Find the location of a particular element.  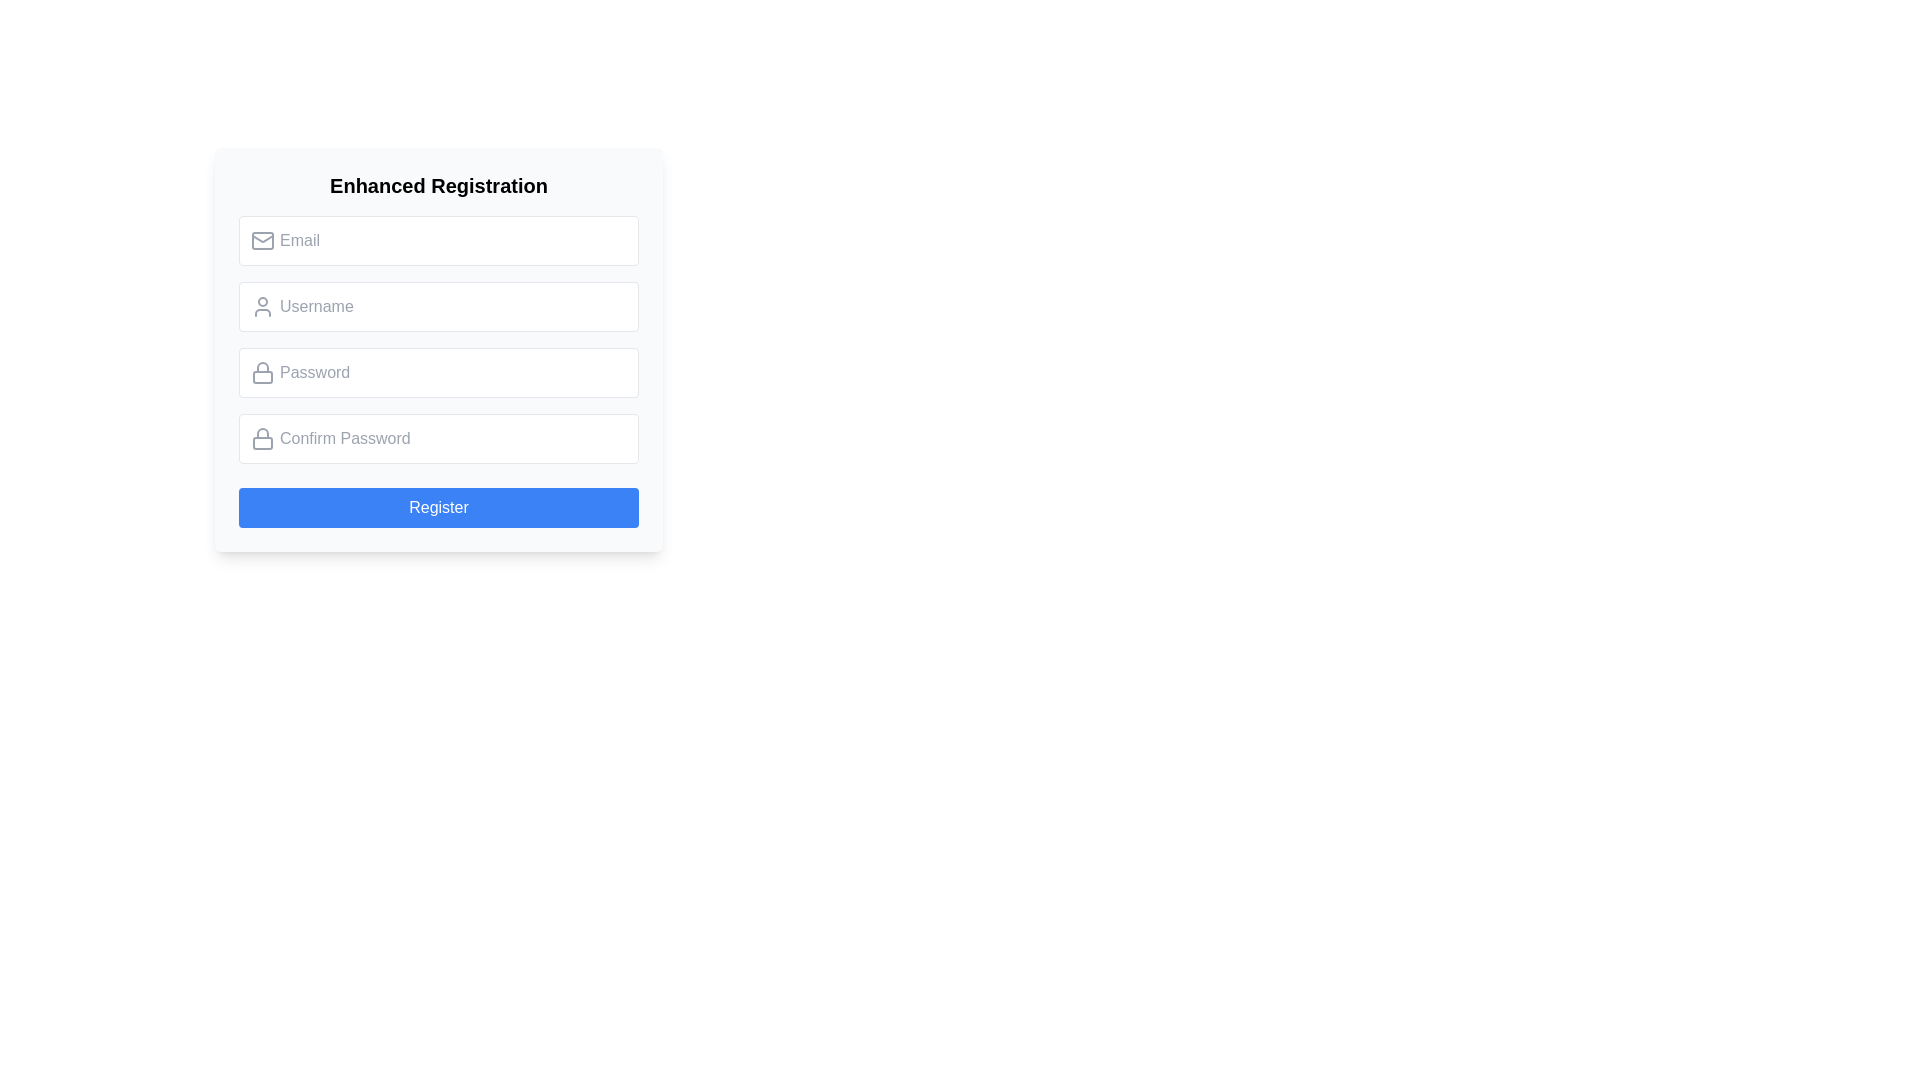

the envelope SVG icon that represents the email field, located at the left edge of the email input box is located at coordinates (262, 239).